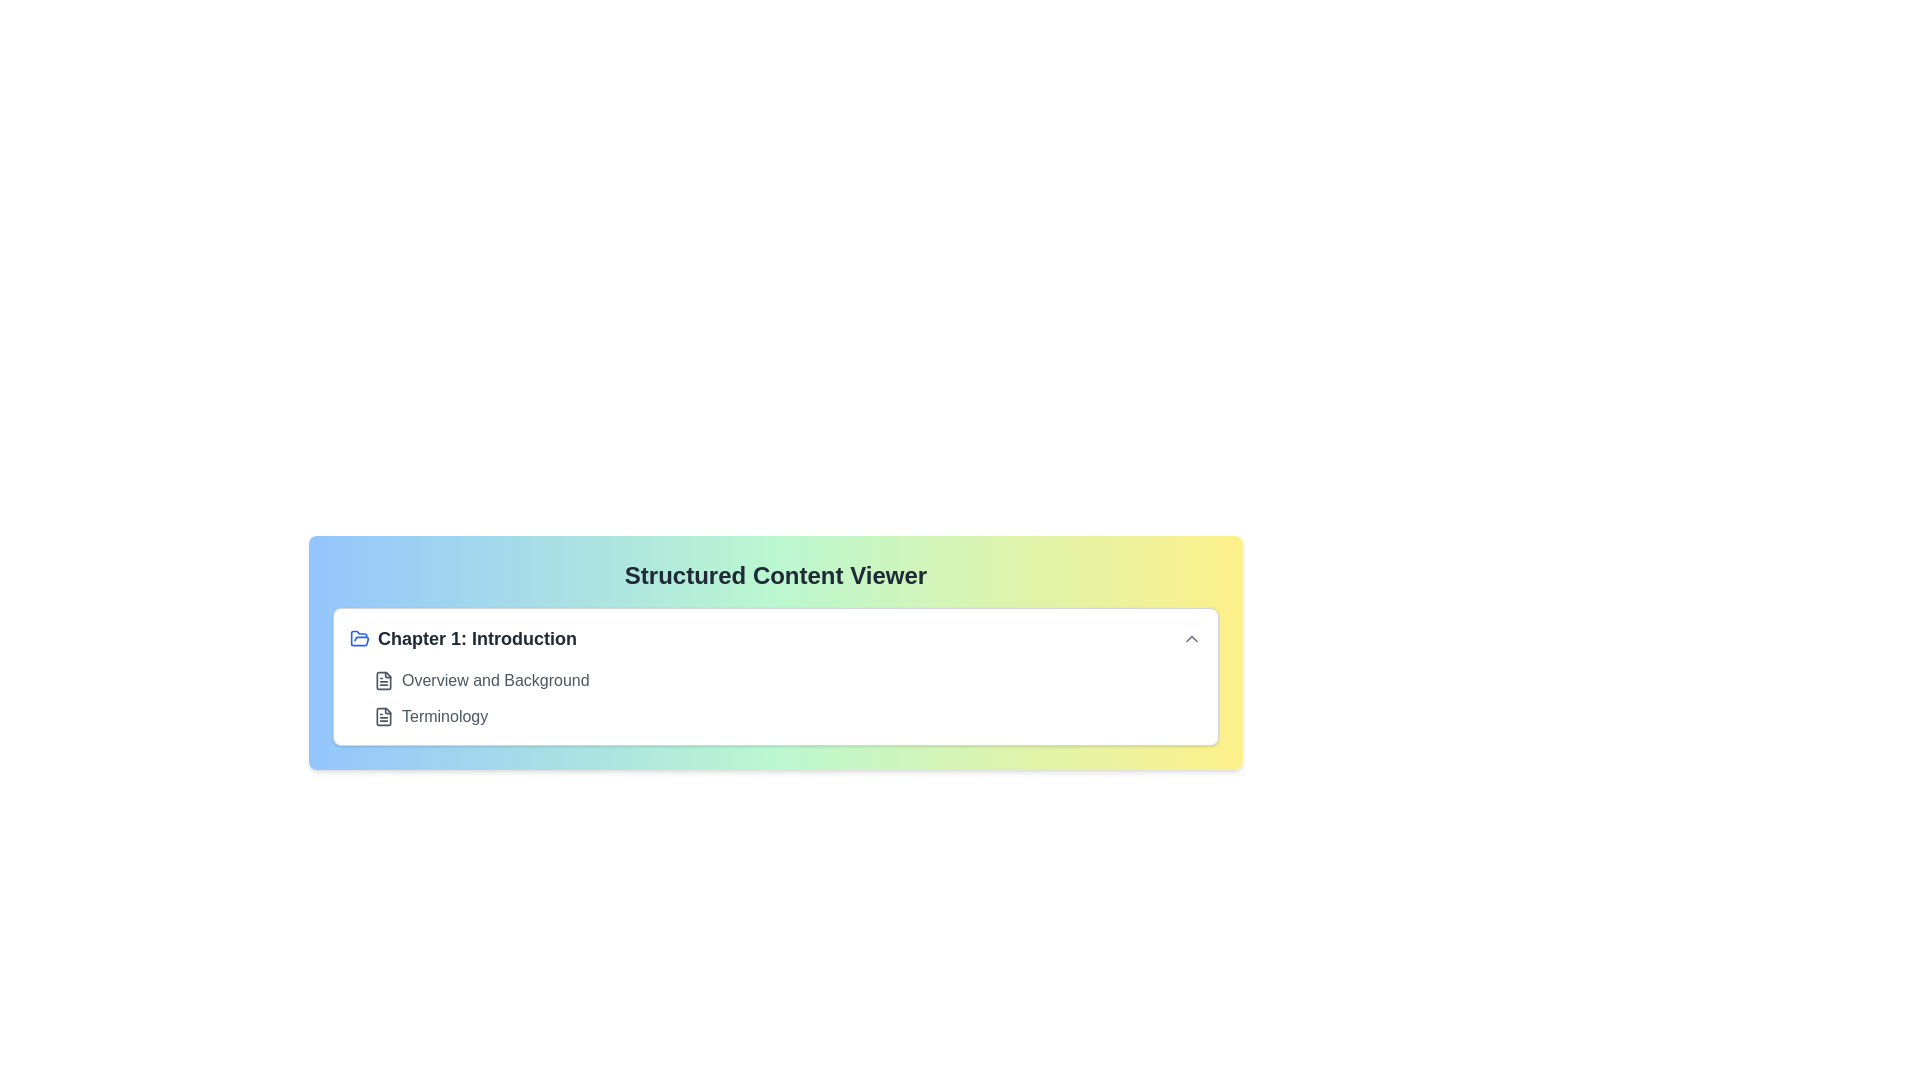  Describe the element at coordinates (384, 680) in the screenshot. I see `the small gray file document icon located next to the 'Overview and Background' text in the first chapter of the structured content viewer` at that location.